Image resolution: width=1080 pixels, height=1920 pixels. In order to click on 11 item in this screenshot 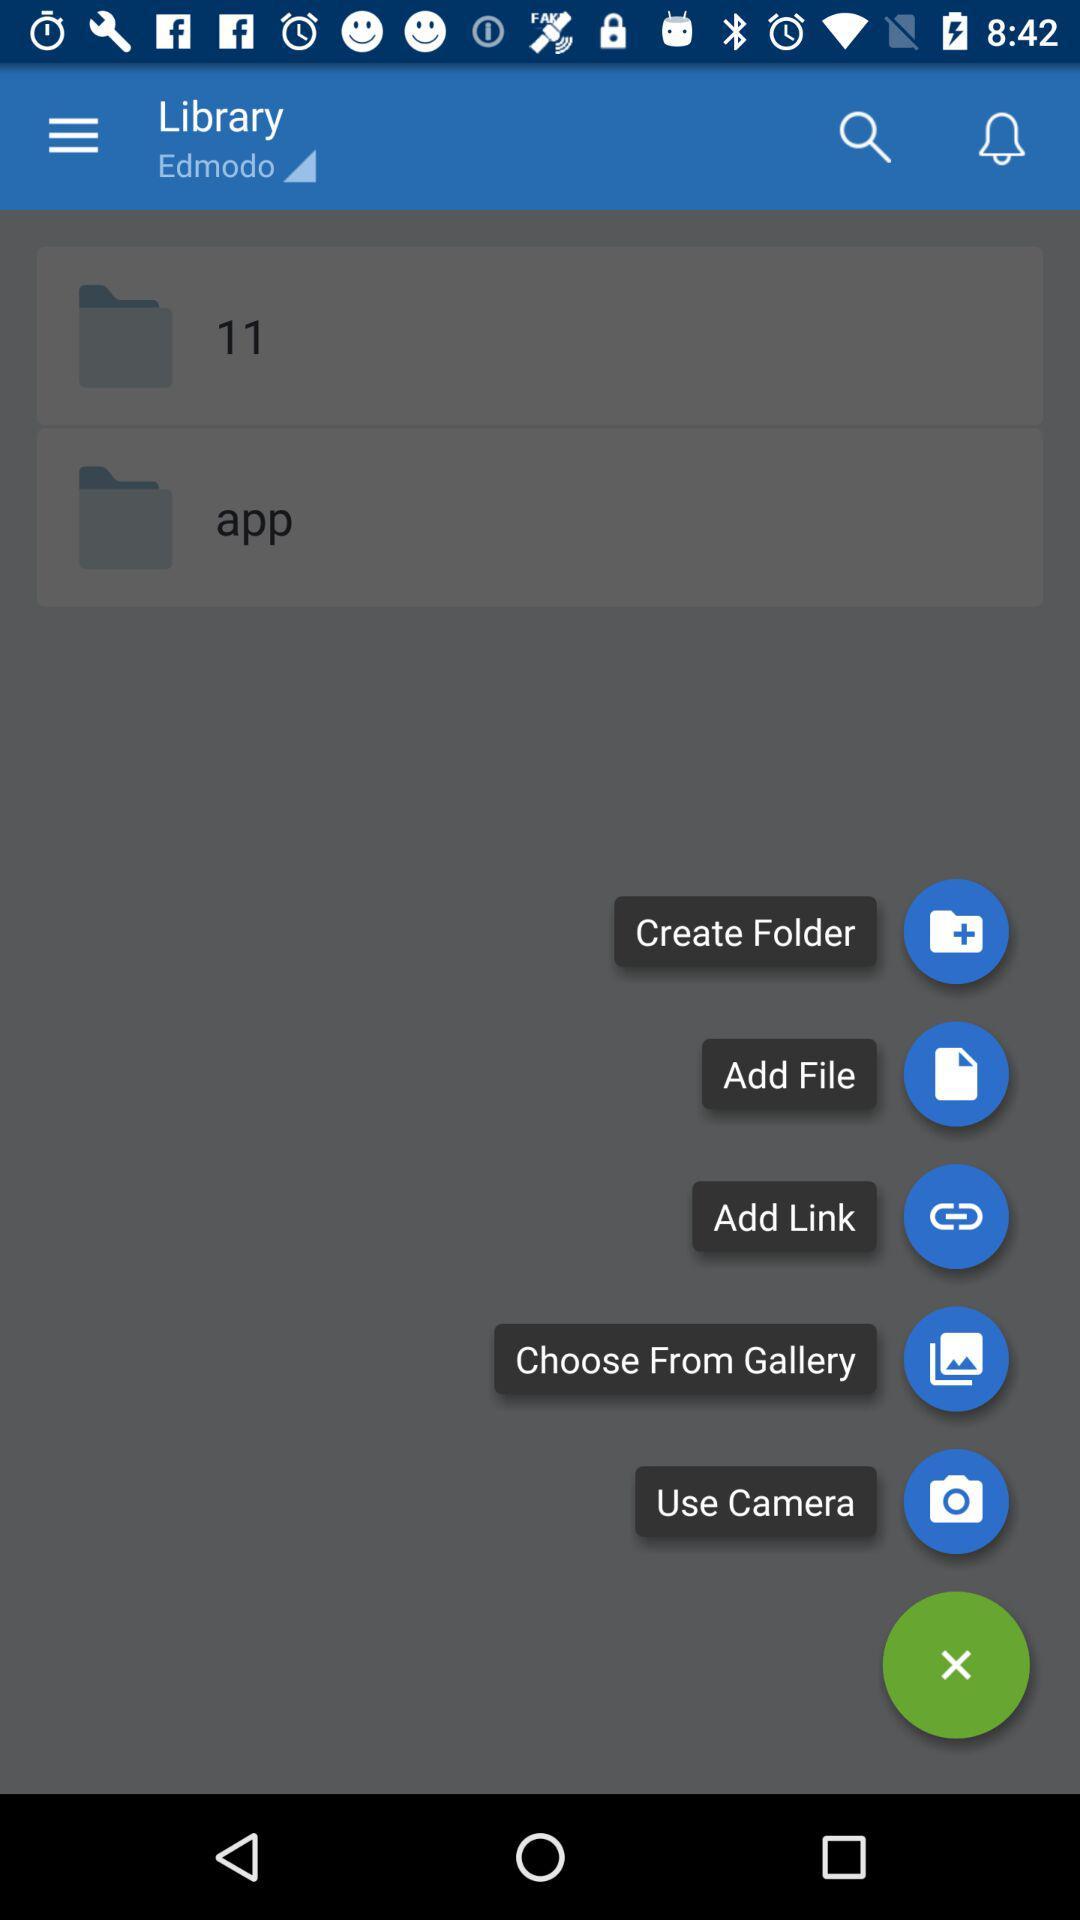, I will do `click(240, 335)`.